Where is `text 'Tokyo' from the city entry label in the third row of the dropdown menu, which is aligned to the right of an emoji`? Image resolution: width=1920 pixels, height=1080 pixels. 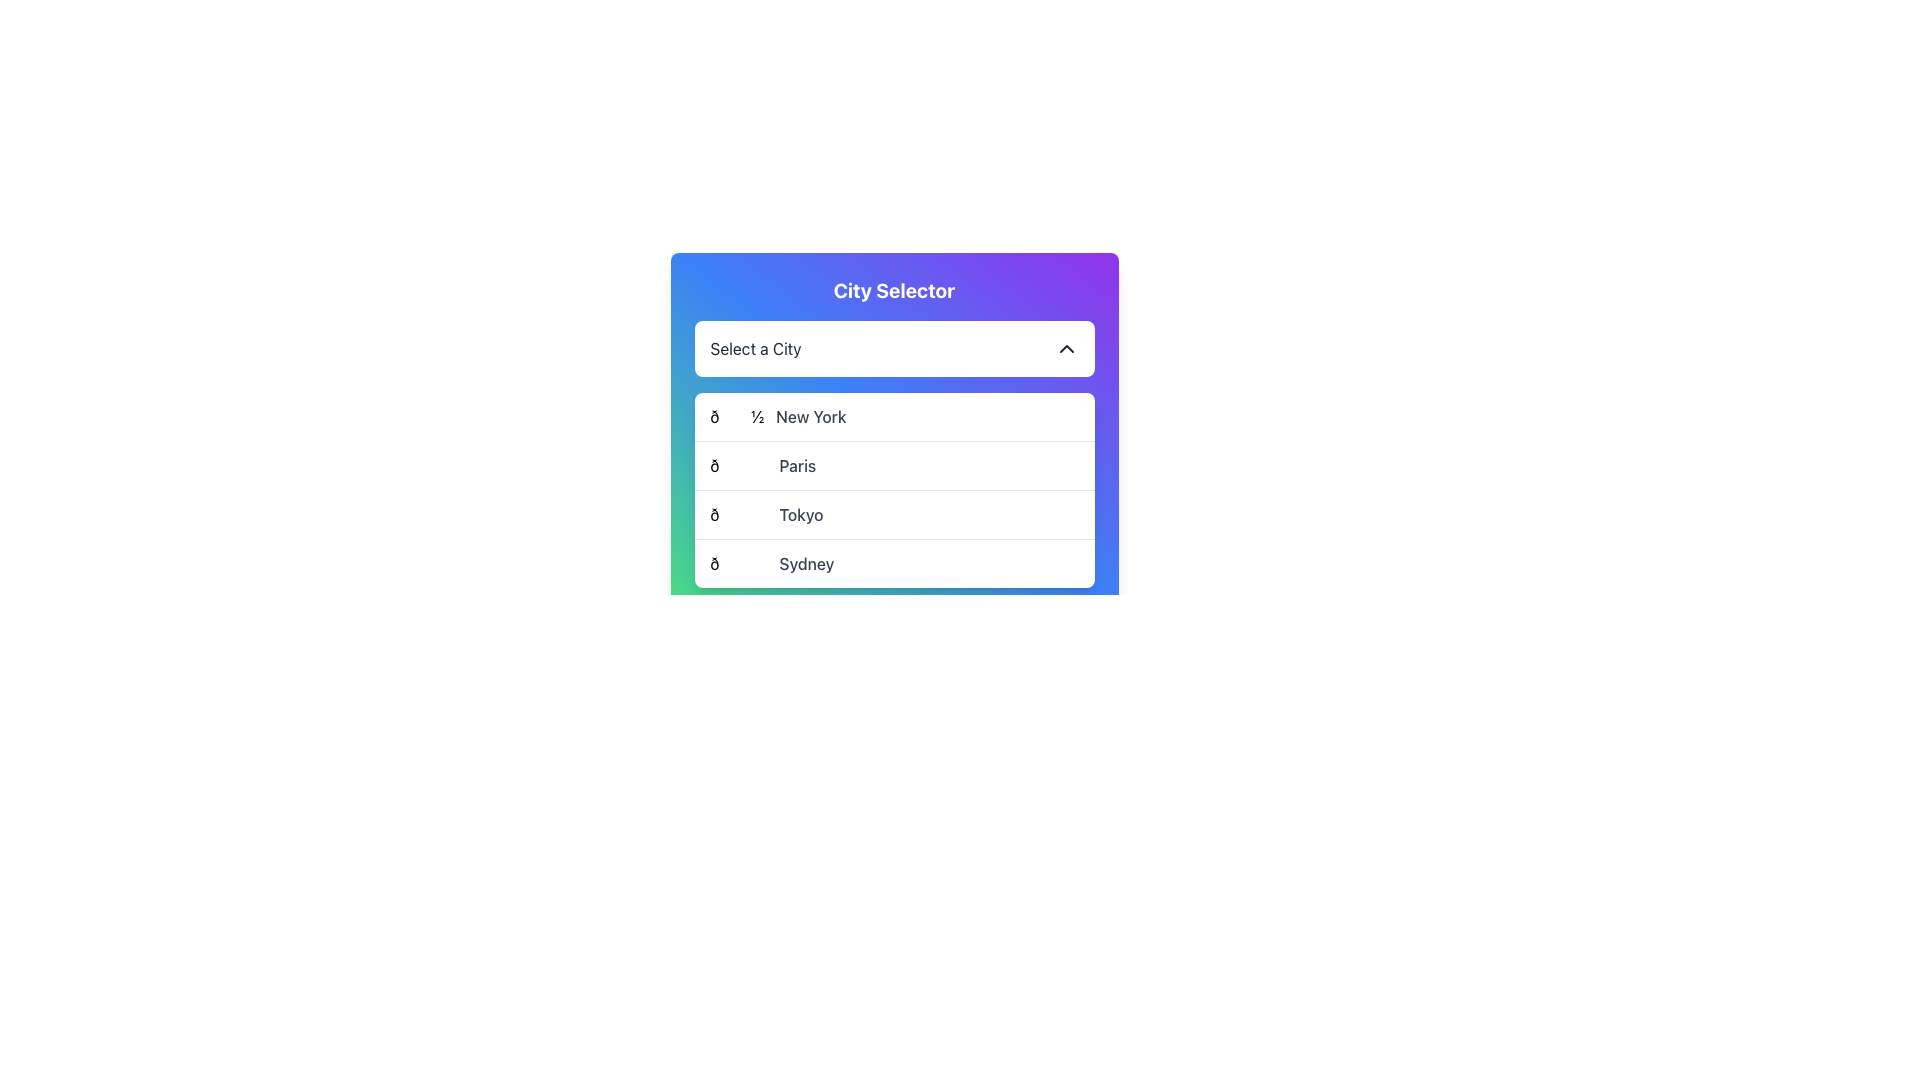
text 'Tokyo' from the city entry label in the third row of the dropdown menu, which is aligned to the right of an emoji is located at coordinates (801, 514).